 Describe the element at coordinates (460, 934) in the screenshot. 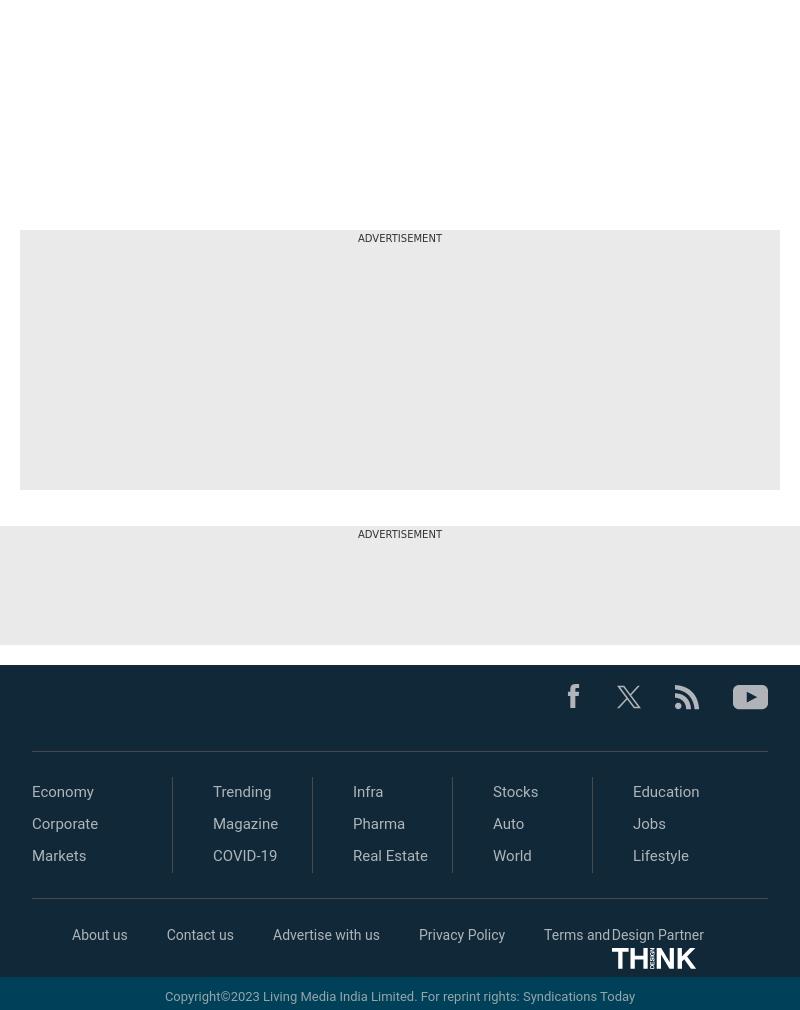

I see `'Privacy Policy'` at that location.